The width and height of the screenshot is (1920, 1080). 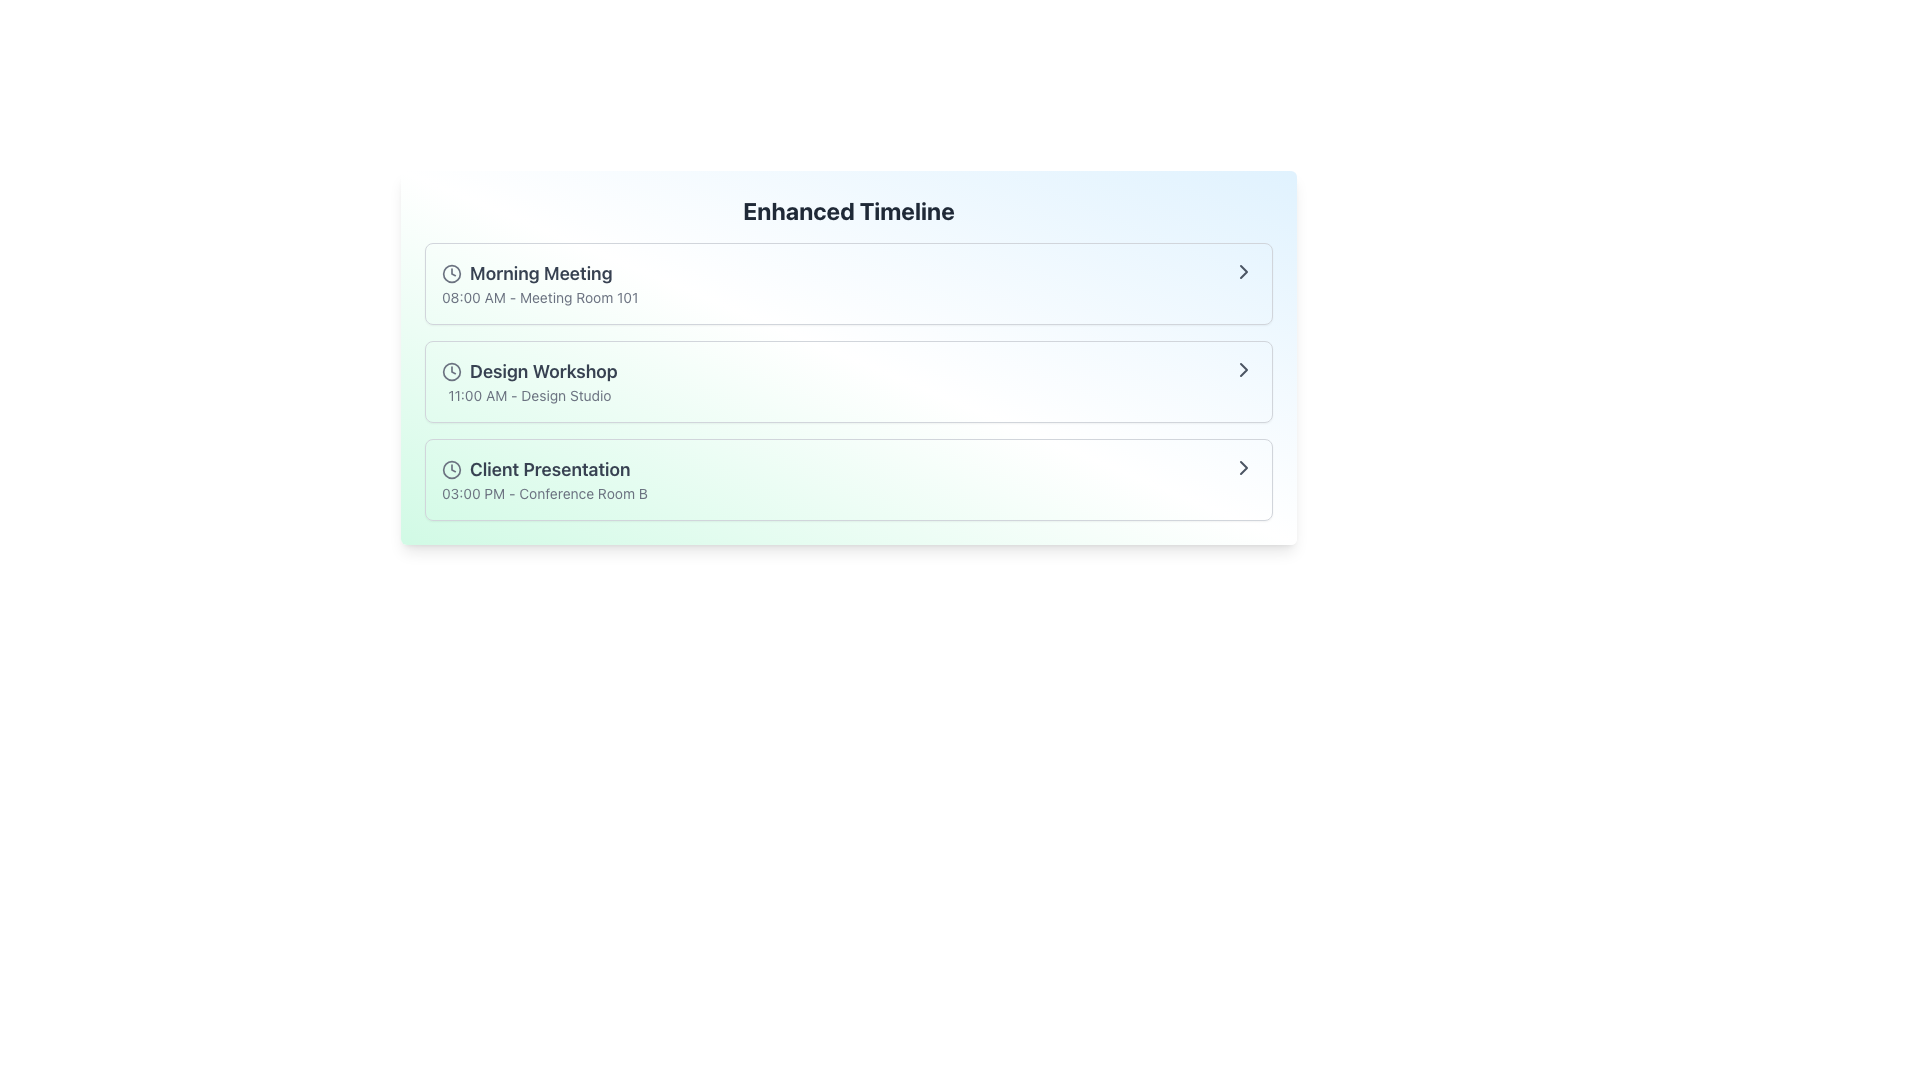 I want to click on the third event card in the timeline interface, so click(x=849, y=479).